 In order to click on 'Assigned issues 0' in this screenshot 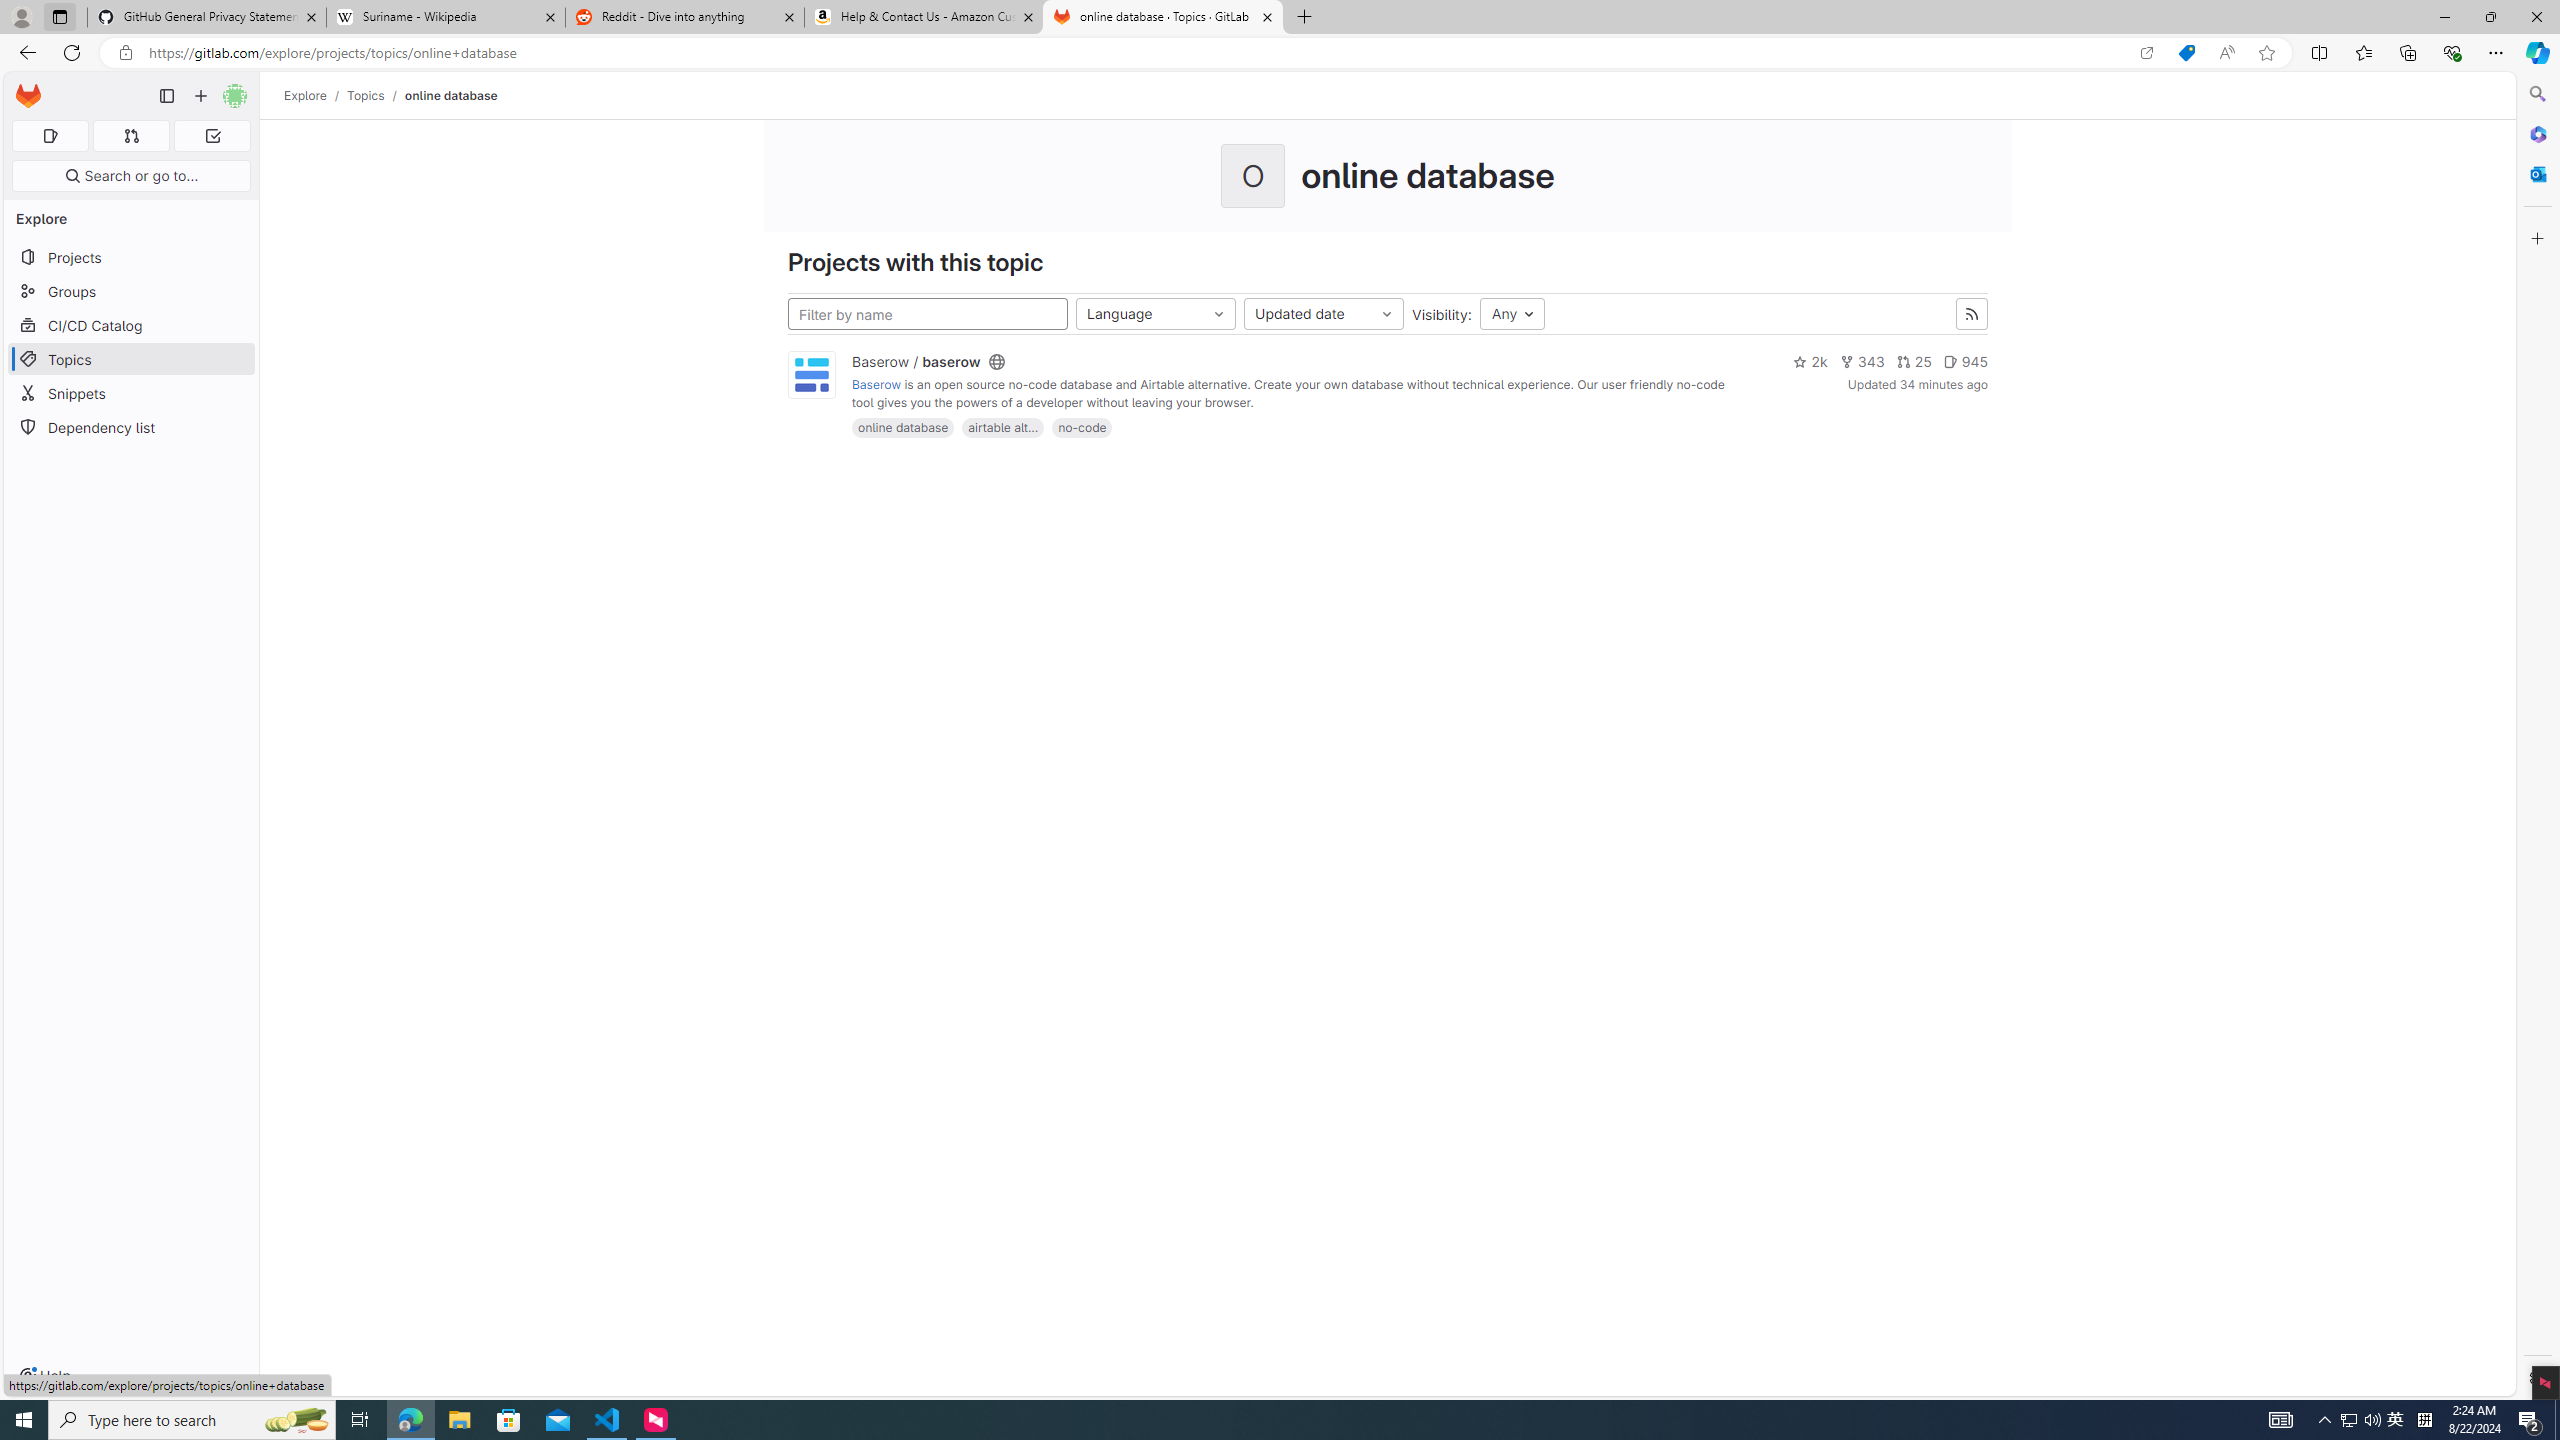, I will do `click(50, 135)`.